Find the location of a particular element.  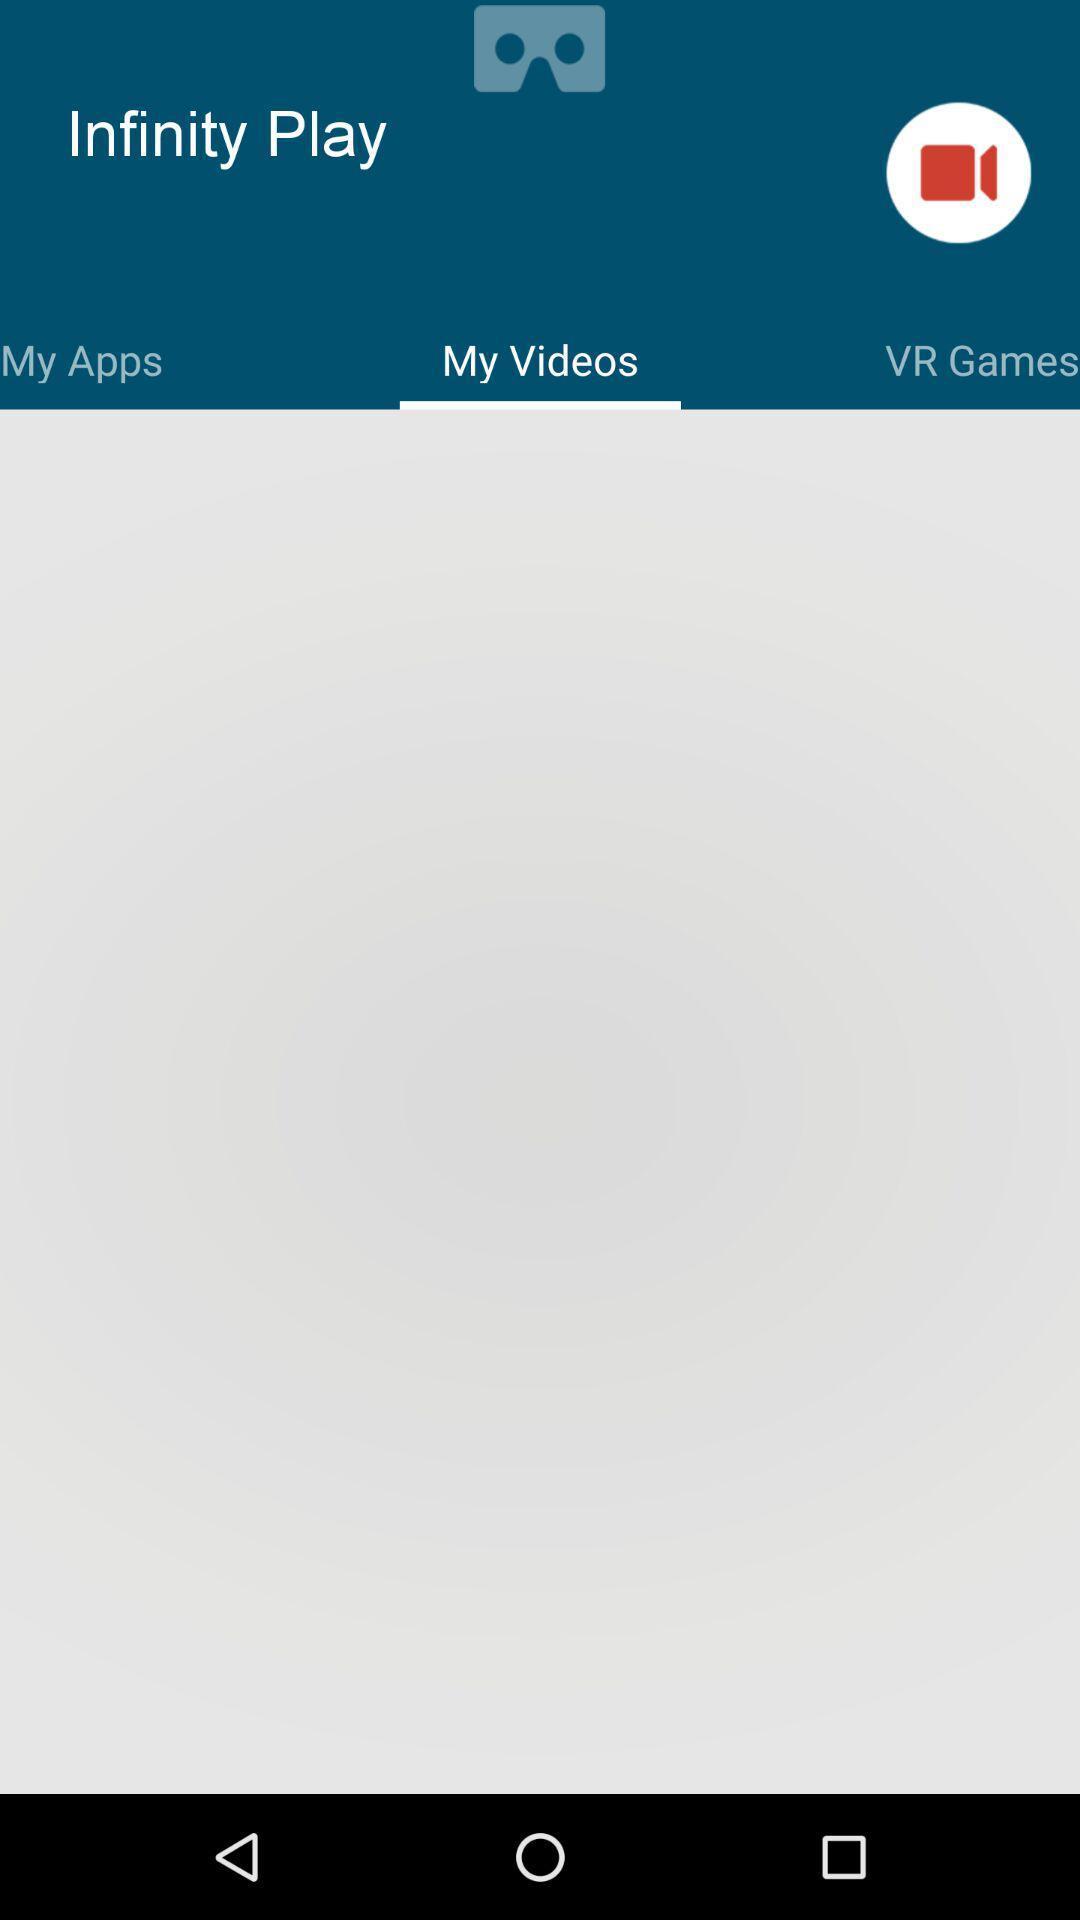

item to the right of my videos app is located at coordinates (981, 356).